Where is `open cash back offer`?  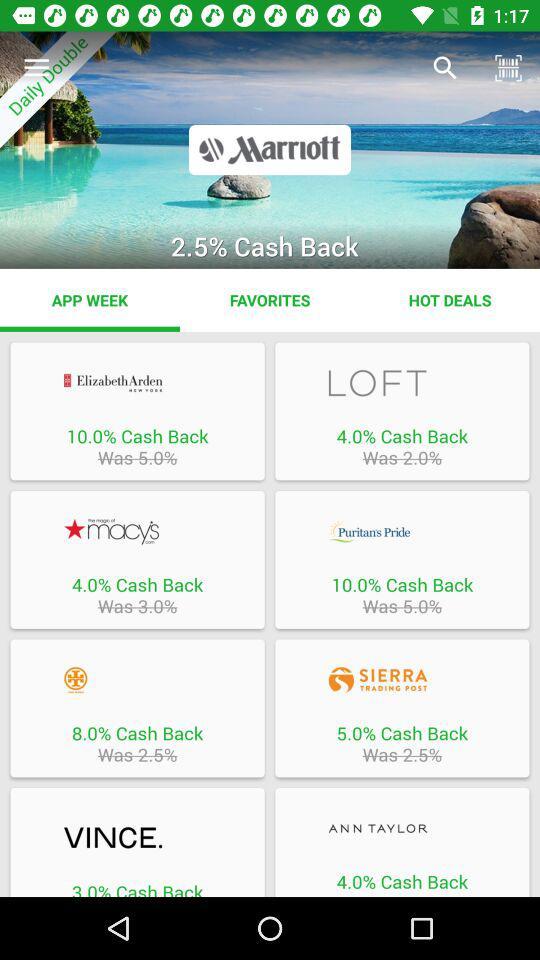
open cash back offer is located at coordinates (402, 680).